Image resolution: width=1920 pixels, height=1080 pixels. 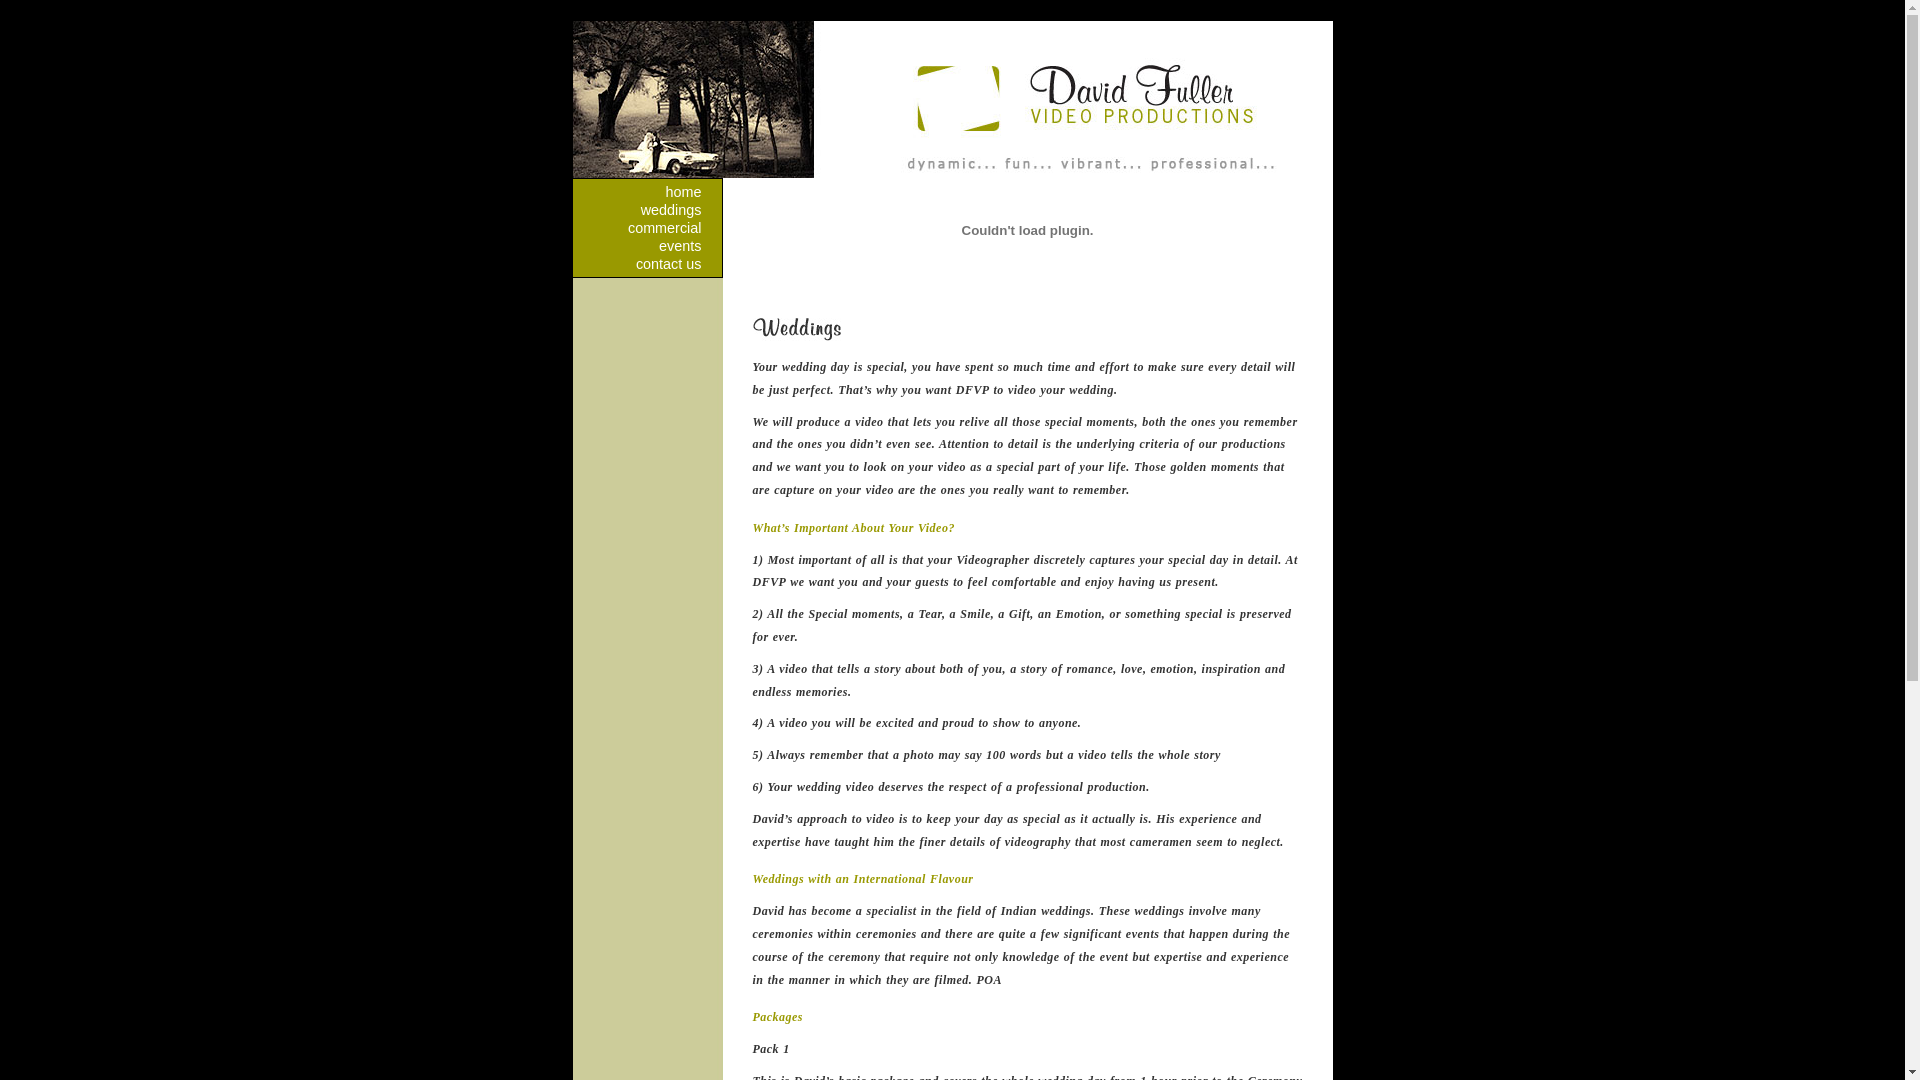 What do you see at coordinates (570, 226) in the screenshot?
I see `'commercial'` at bounding box center [570, 226].